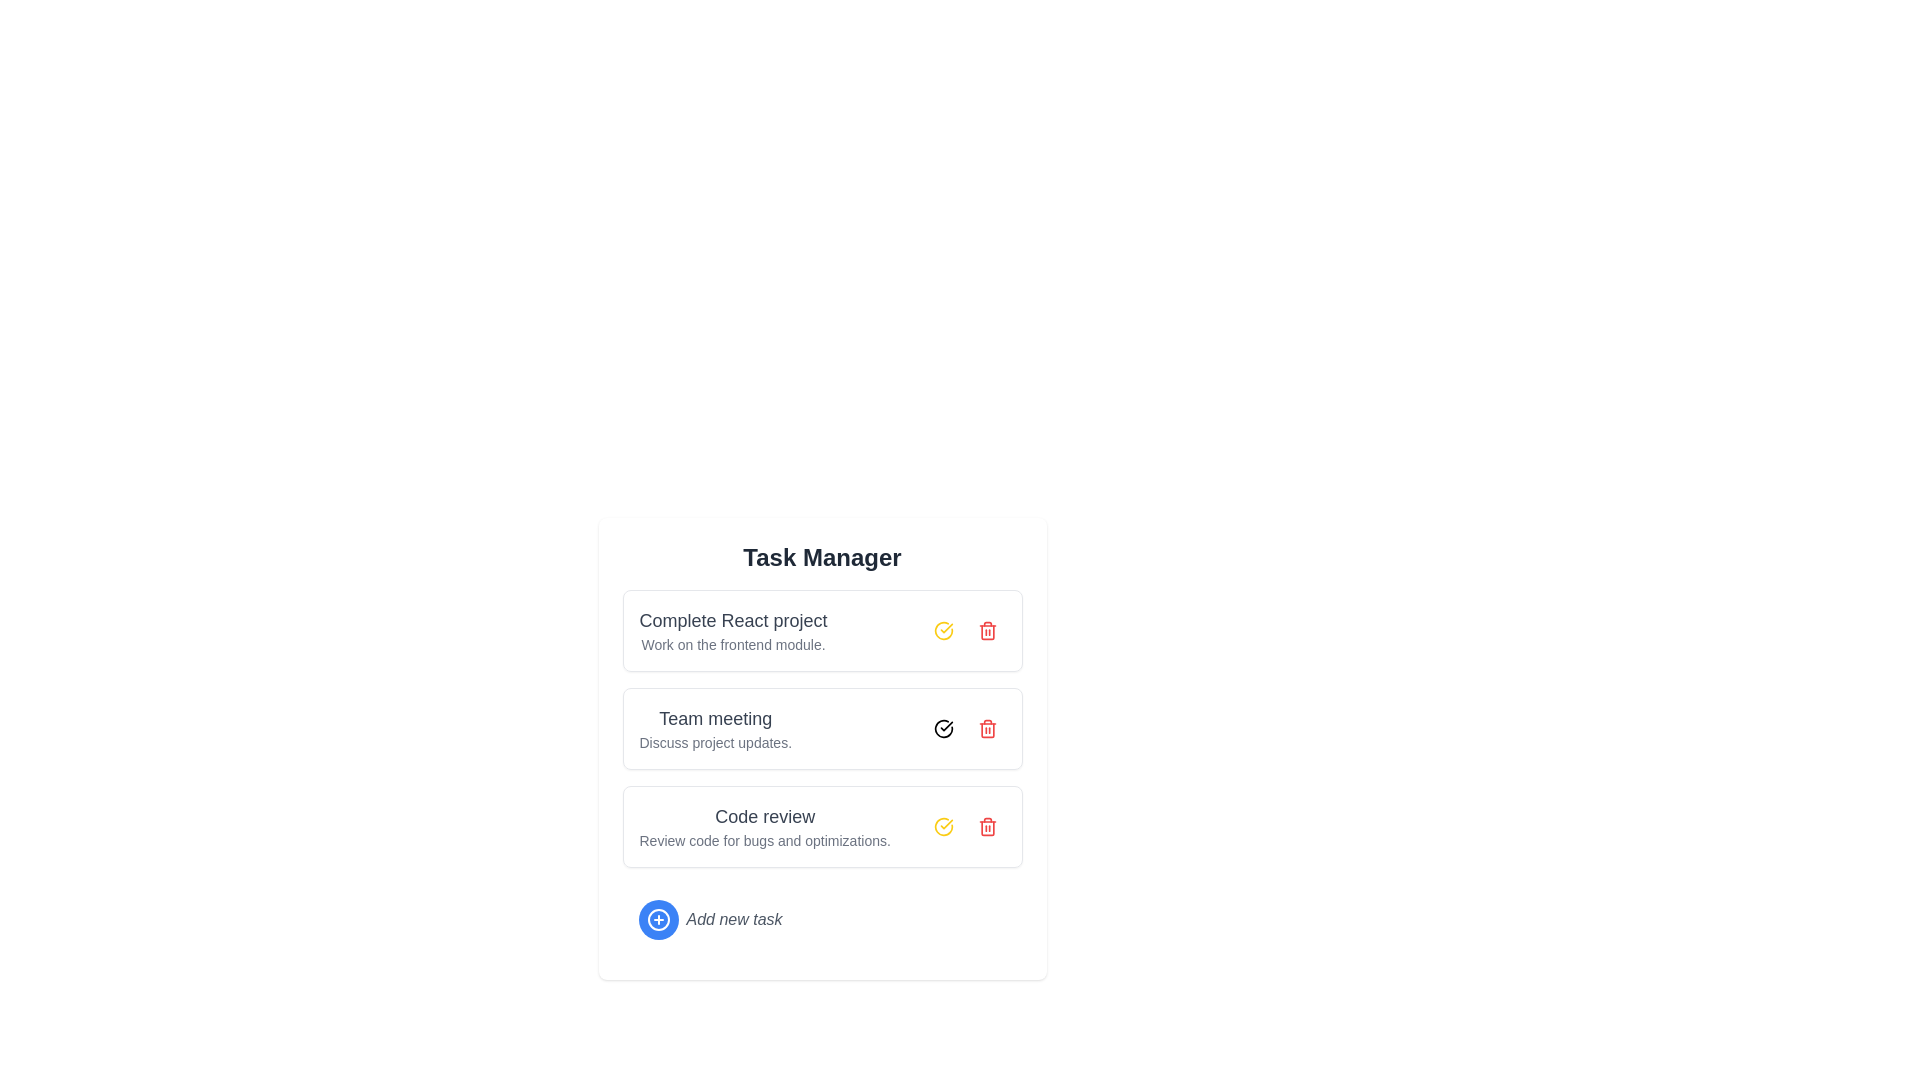  I want to click on the static text label displaying 'Add new task', which is styled in italicized light gray and positioned to the right of a blue circular '+' button, so click(733, 920).